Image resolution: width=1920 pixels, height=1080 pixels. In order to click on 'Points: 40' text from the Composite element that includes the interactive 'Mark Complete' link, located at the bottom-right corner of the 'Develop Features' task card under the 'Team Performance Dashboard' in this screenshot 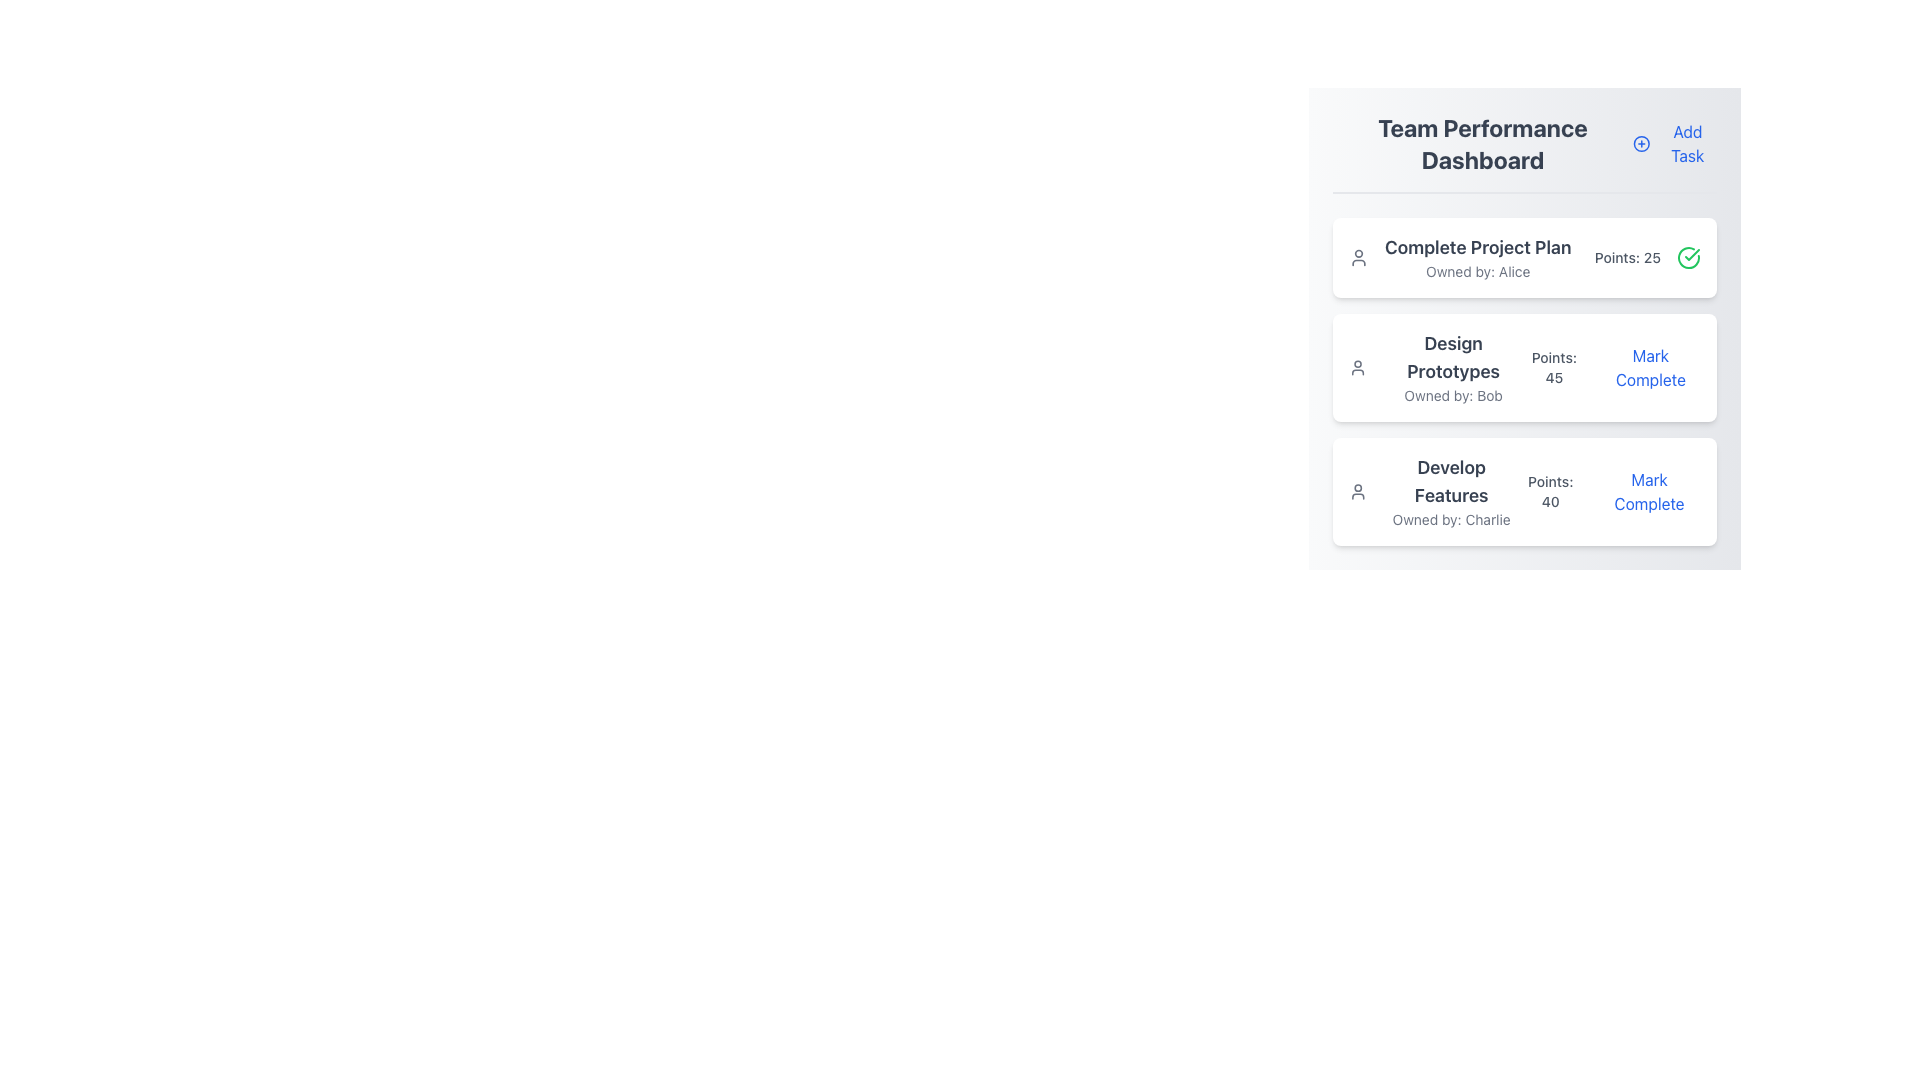, I will do `click(1610, 492)`.